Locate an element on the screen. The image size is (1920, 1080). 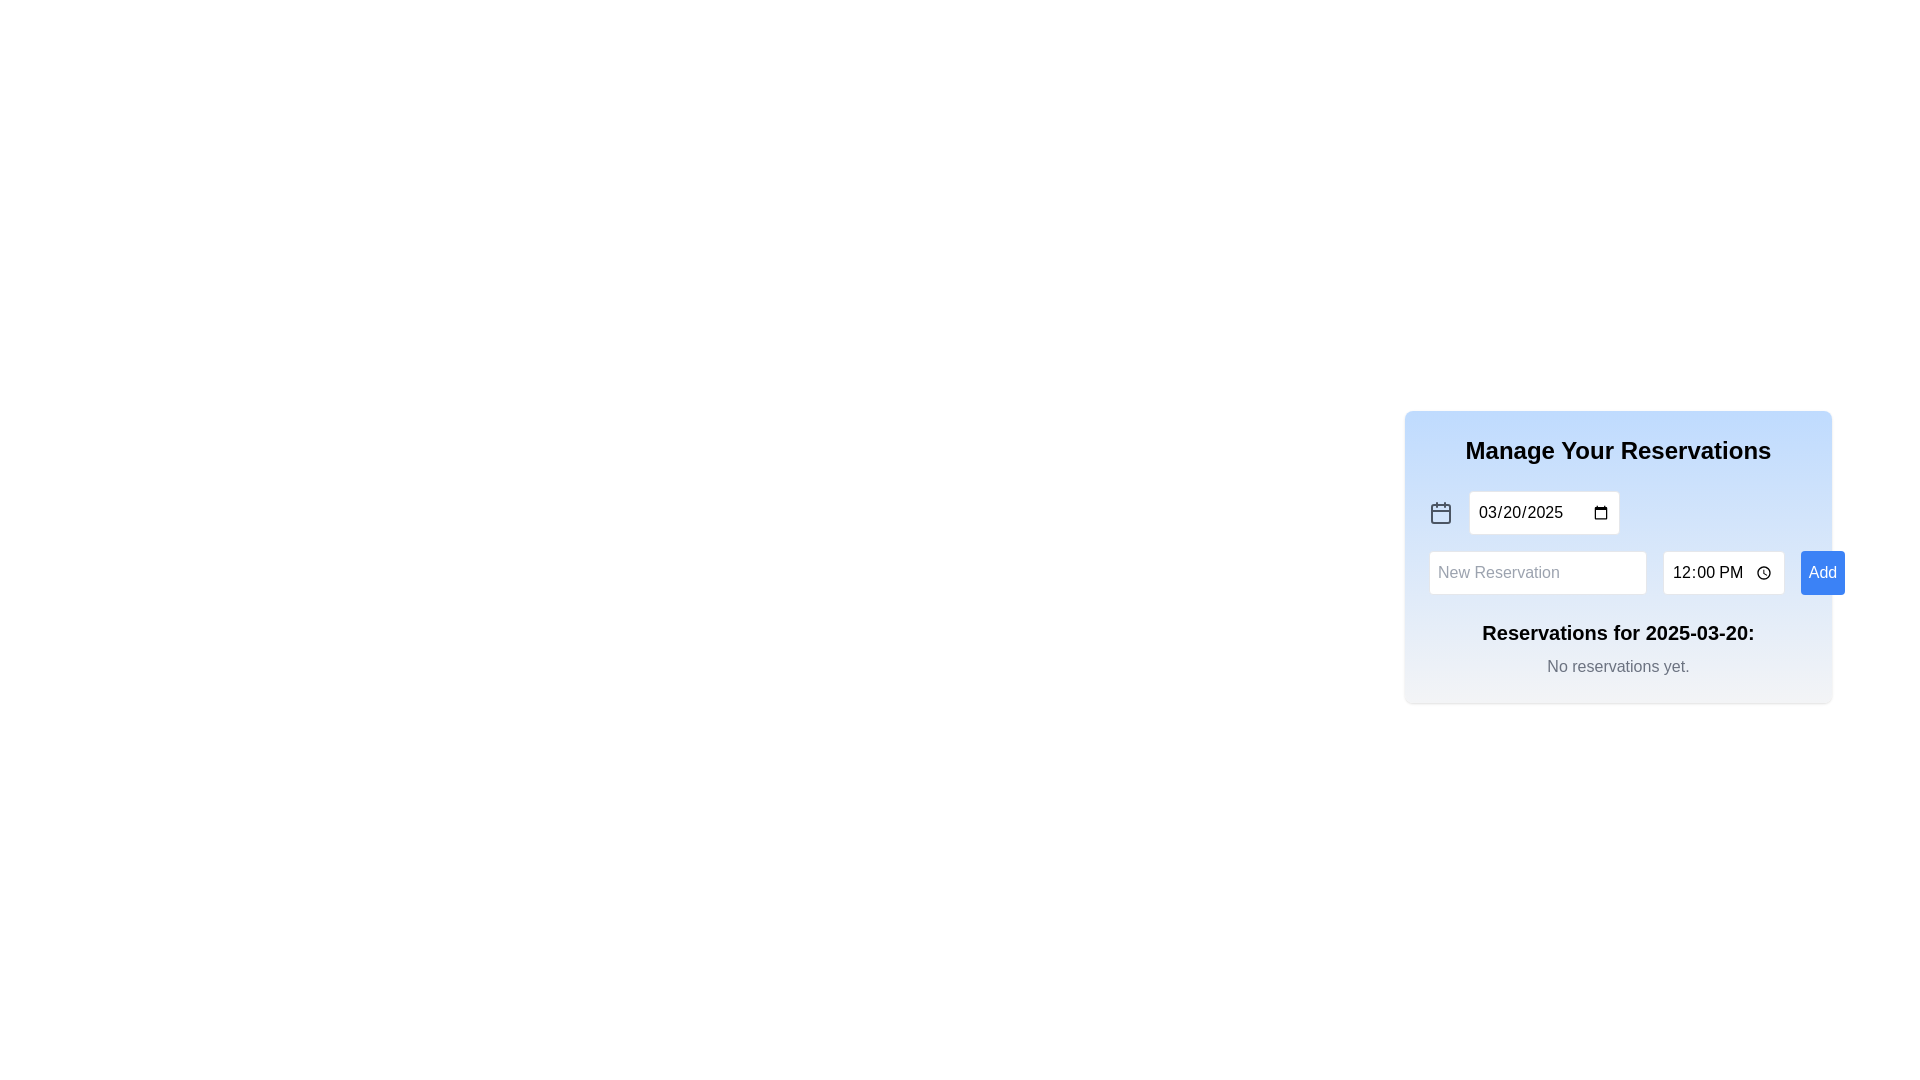
the text display element that shows reservation information, which currently indicates there are no reservations for the date shown is located at coordinates (1618, 648).